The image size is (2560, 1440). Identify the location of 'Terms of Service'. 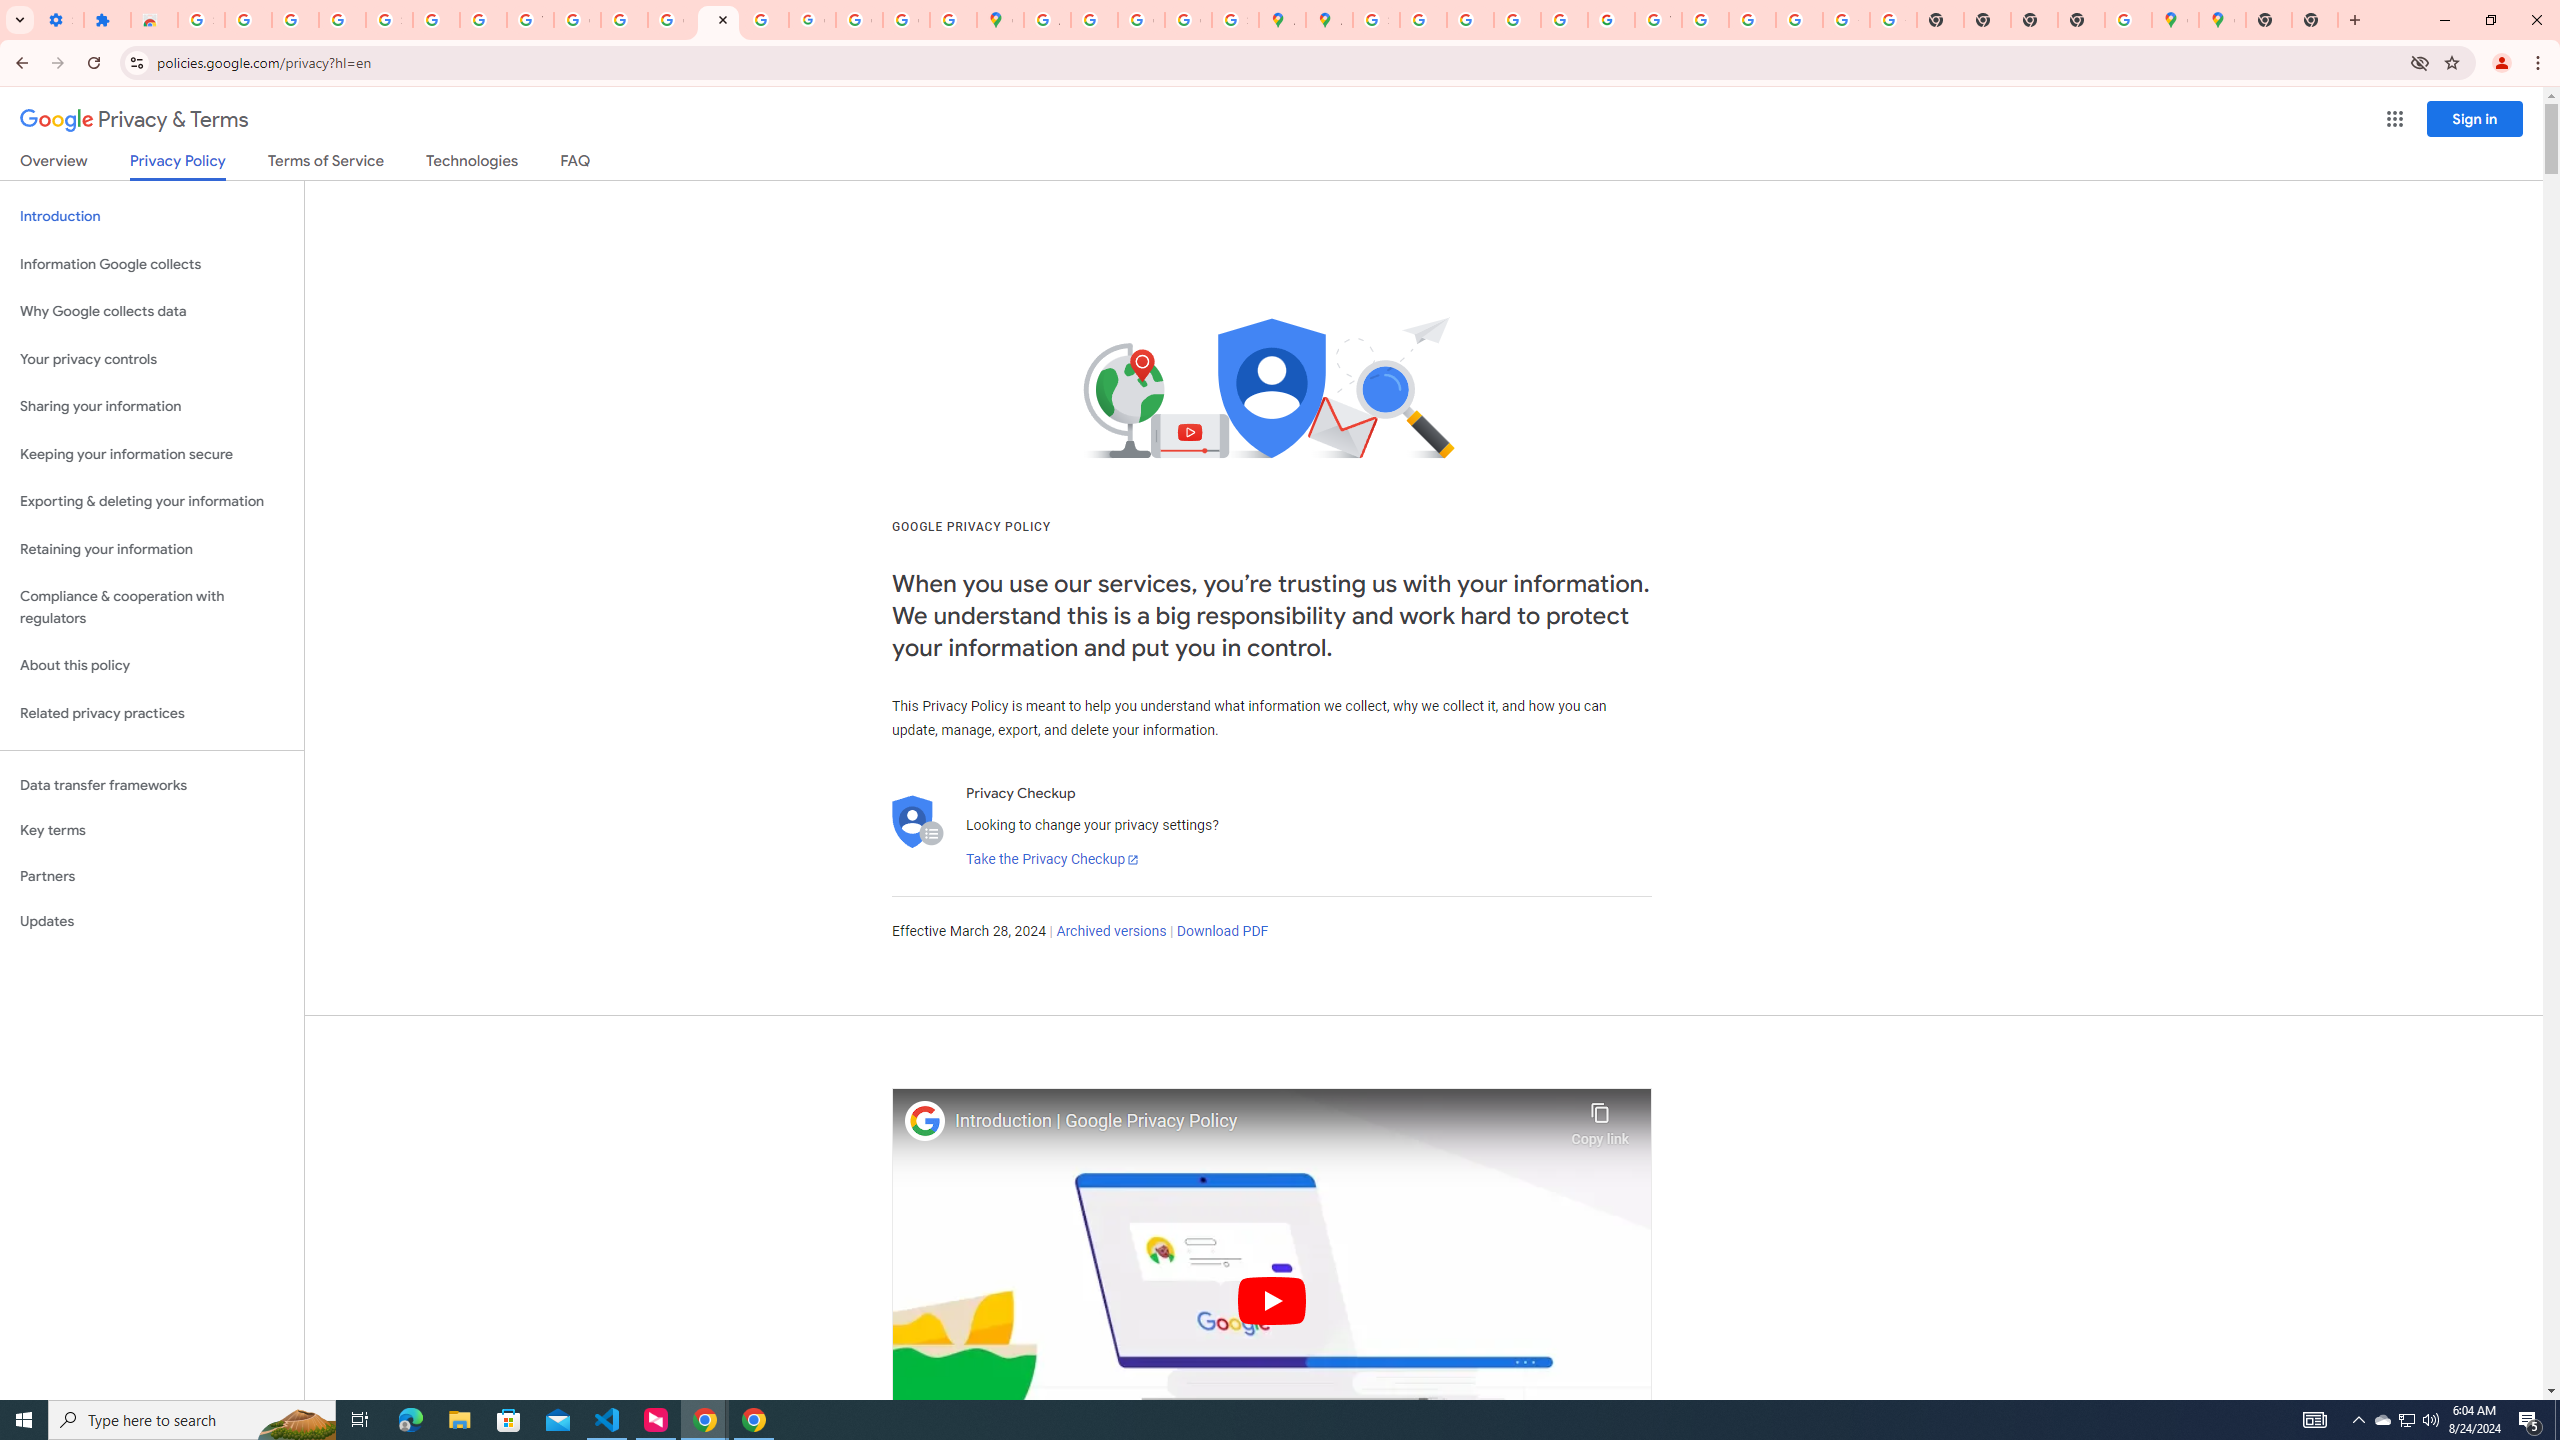
(325, 164).